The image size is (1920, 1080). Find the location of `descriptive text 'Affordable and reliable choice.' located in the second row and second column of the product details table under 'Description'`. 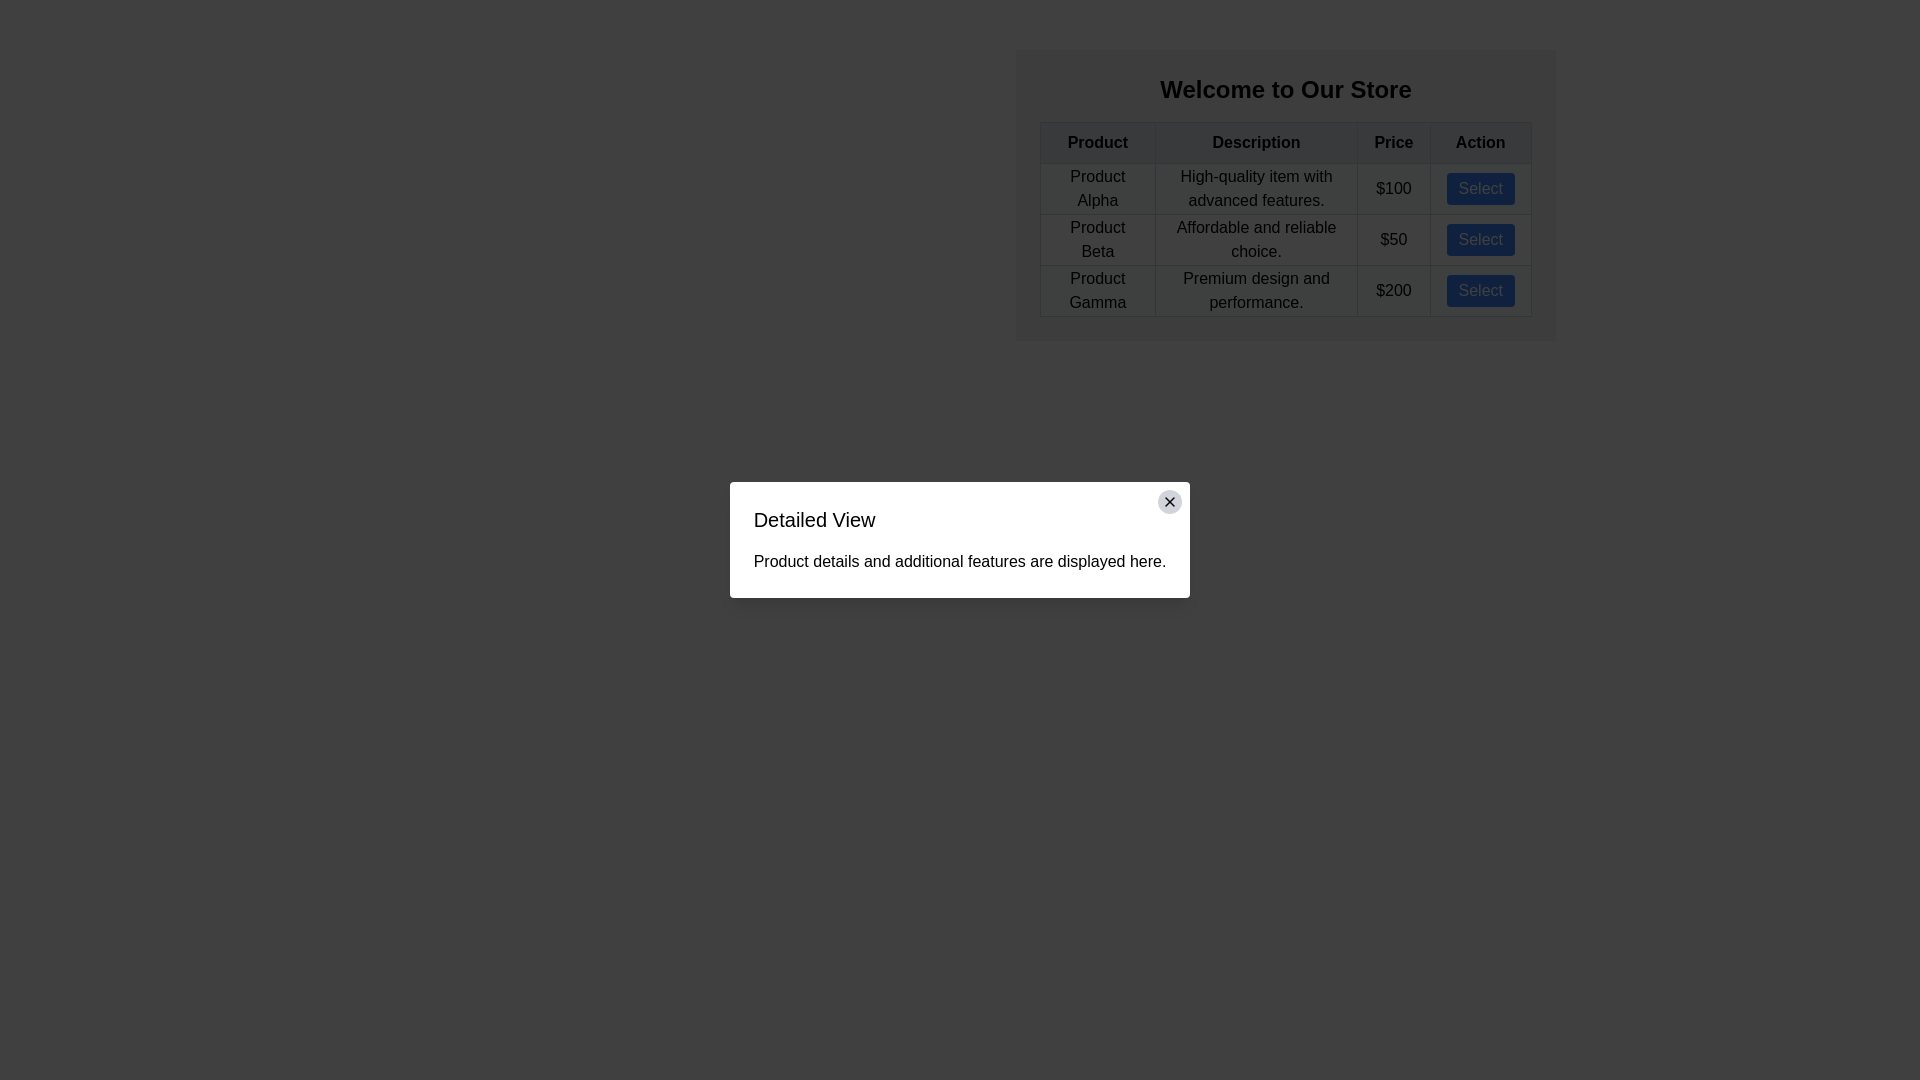

descriptive text 'Affordable and reliable choice.' located in the second row and second column of the product details table under 'Description' is located at coordinates (1286, 238).